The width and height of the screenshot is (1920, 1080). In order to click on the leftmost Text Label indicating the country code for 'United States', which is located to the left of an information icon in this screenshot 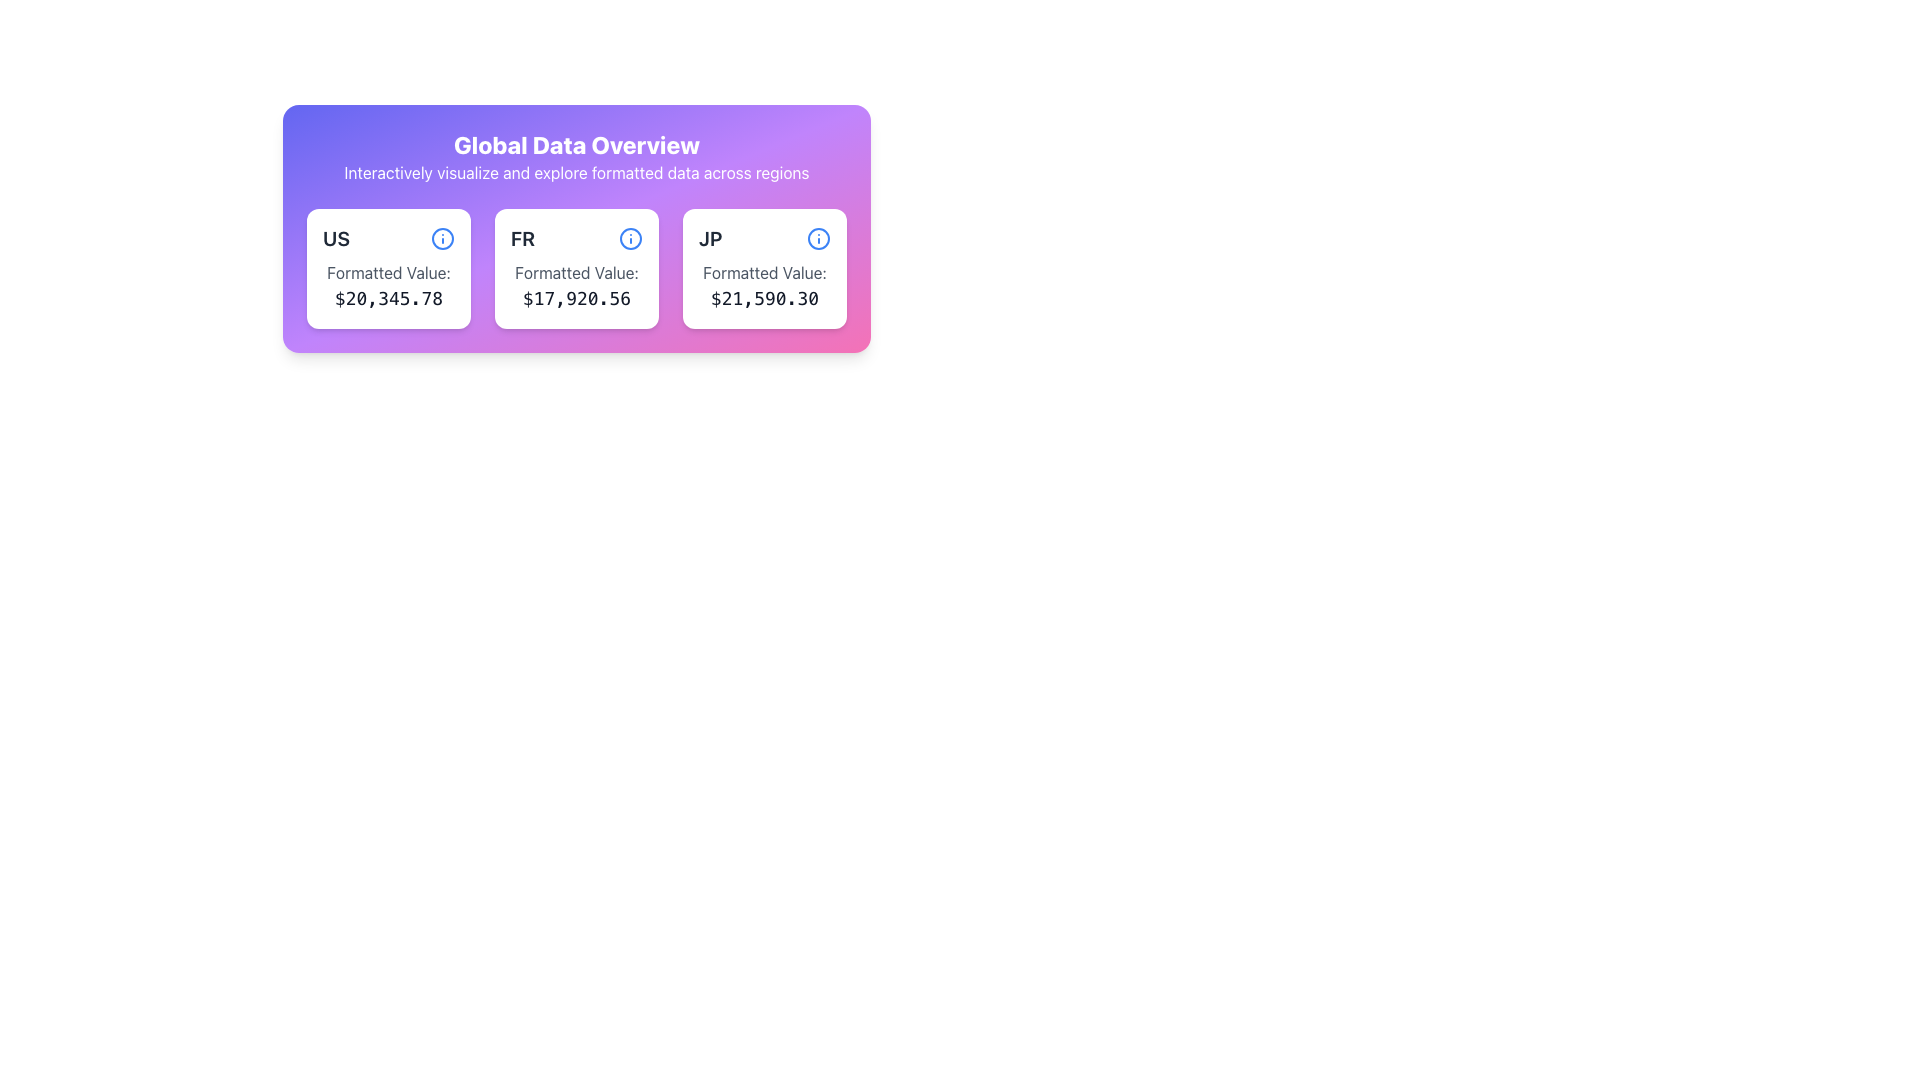, I will do `click(336, 238)`.